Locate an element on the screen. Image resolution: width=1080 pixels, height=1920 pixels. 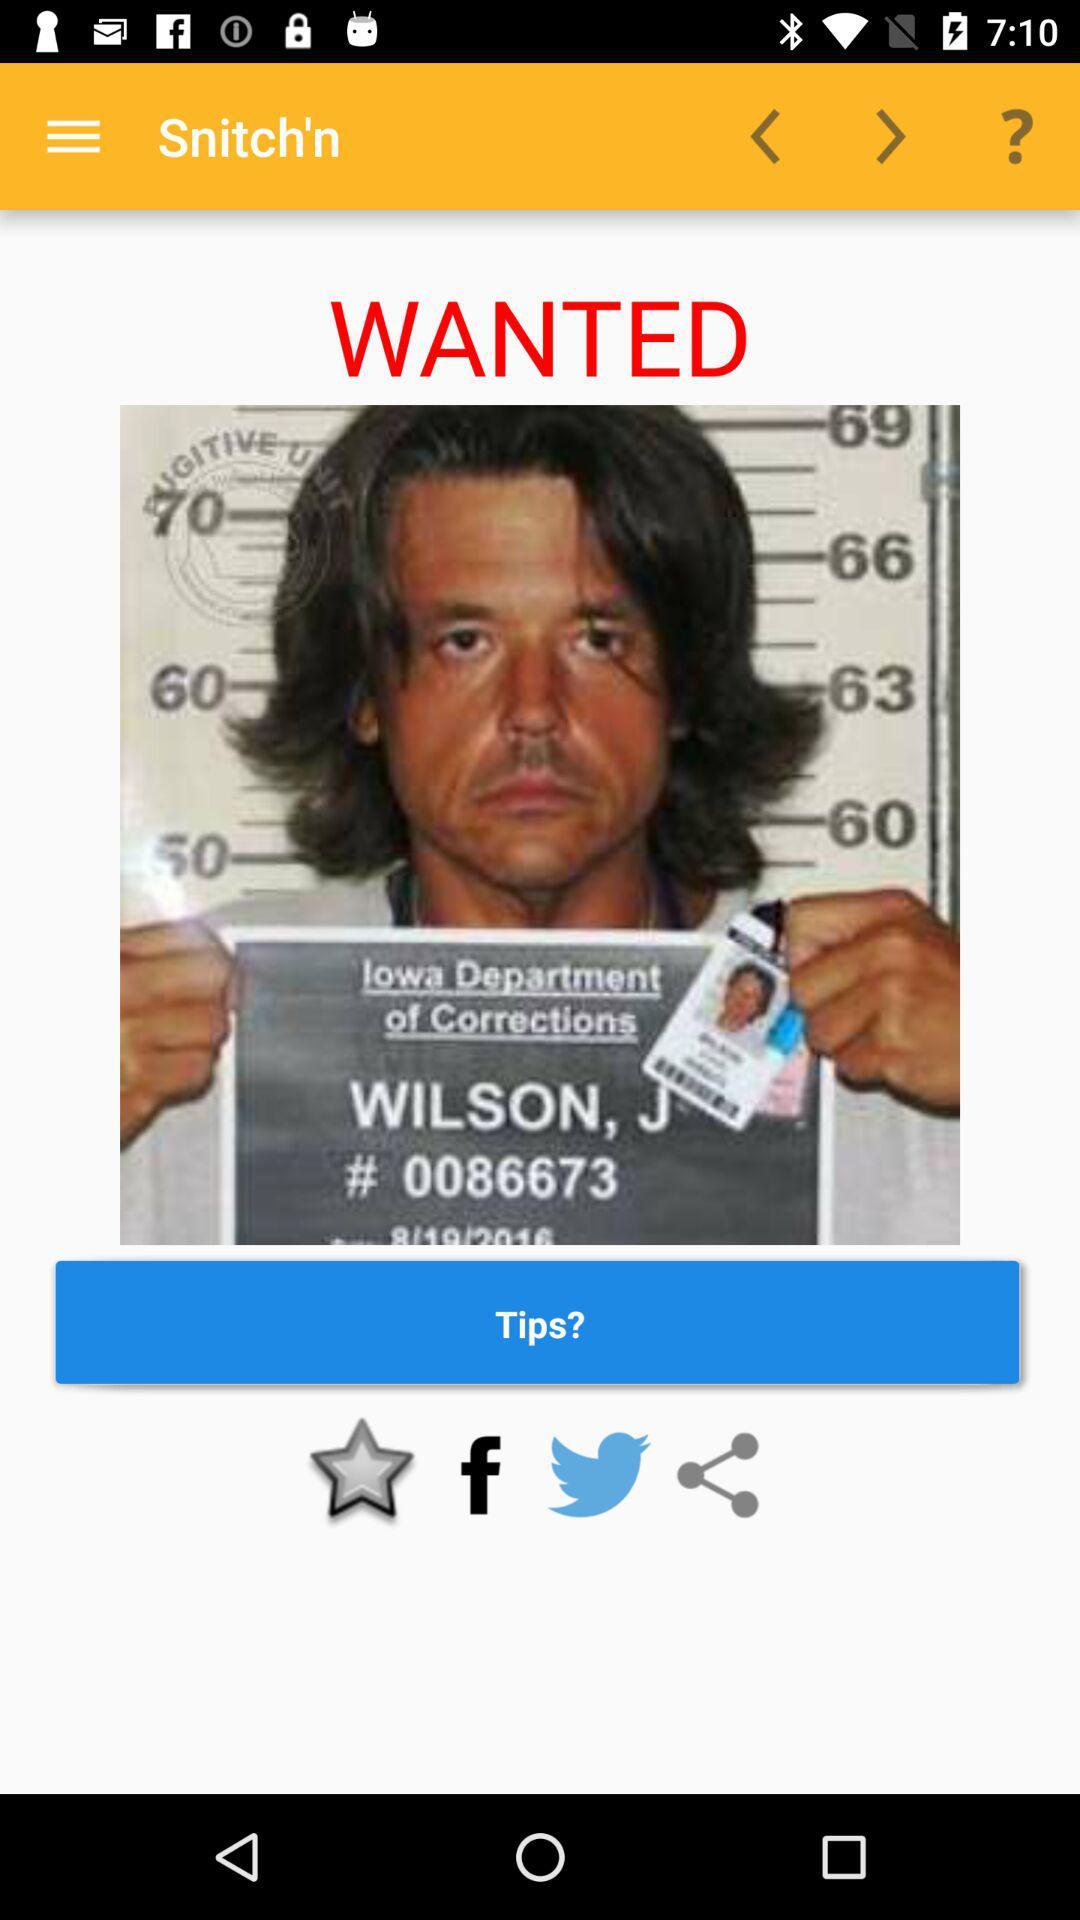
twitter link is located at coordinates (598, 1475).